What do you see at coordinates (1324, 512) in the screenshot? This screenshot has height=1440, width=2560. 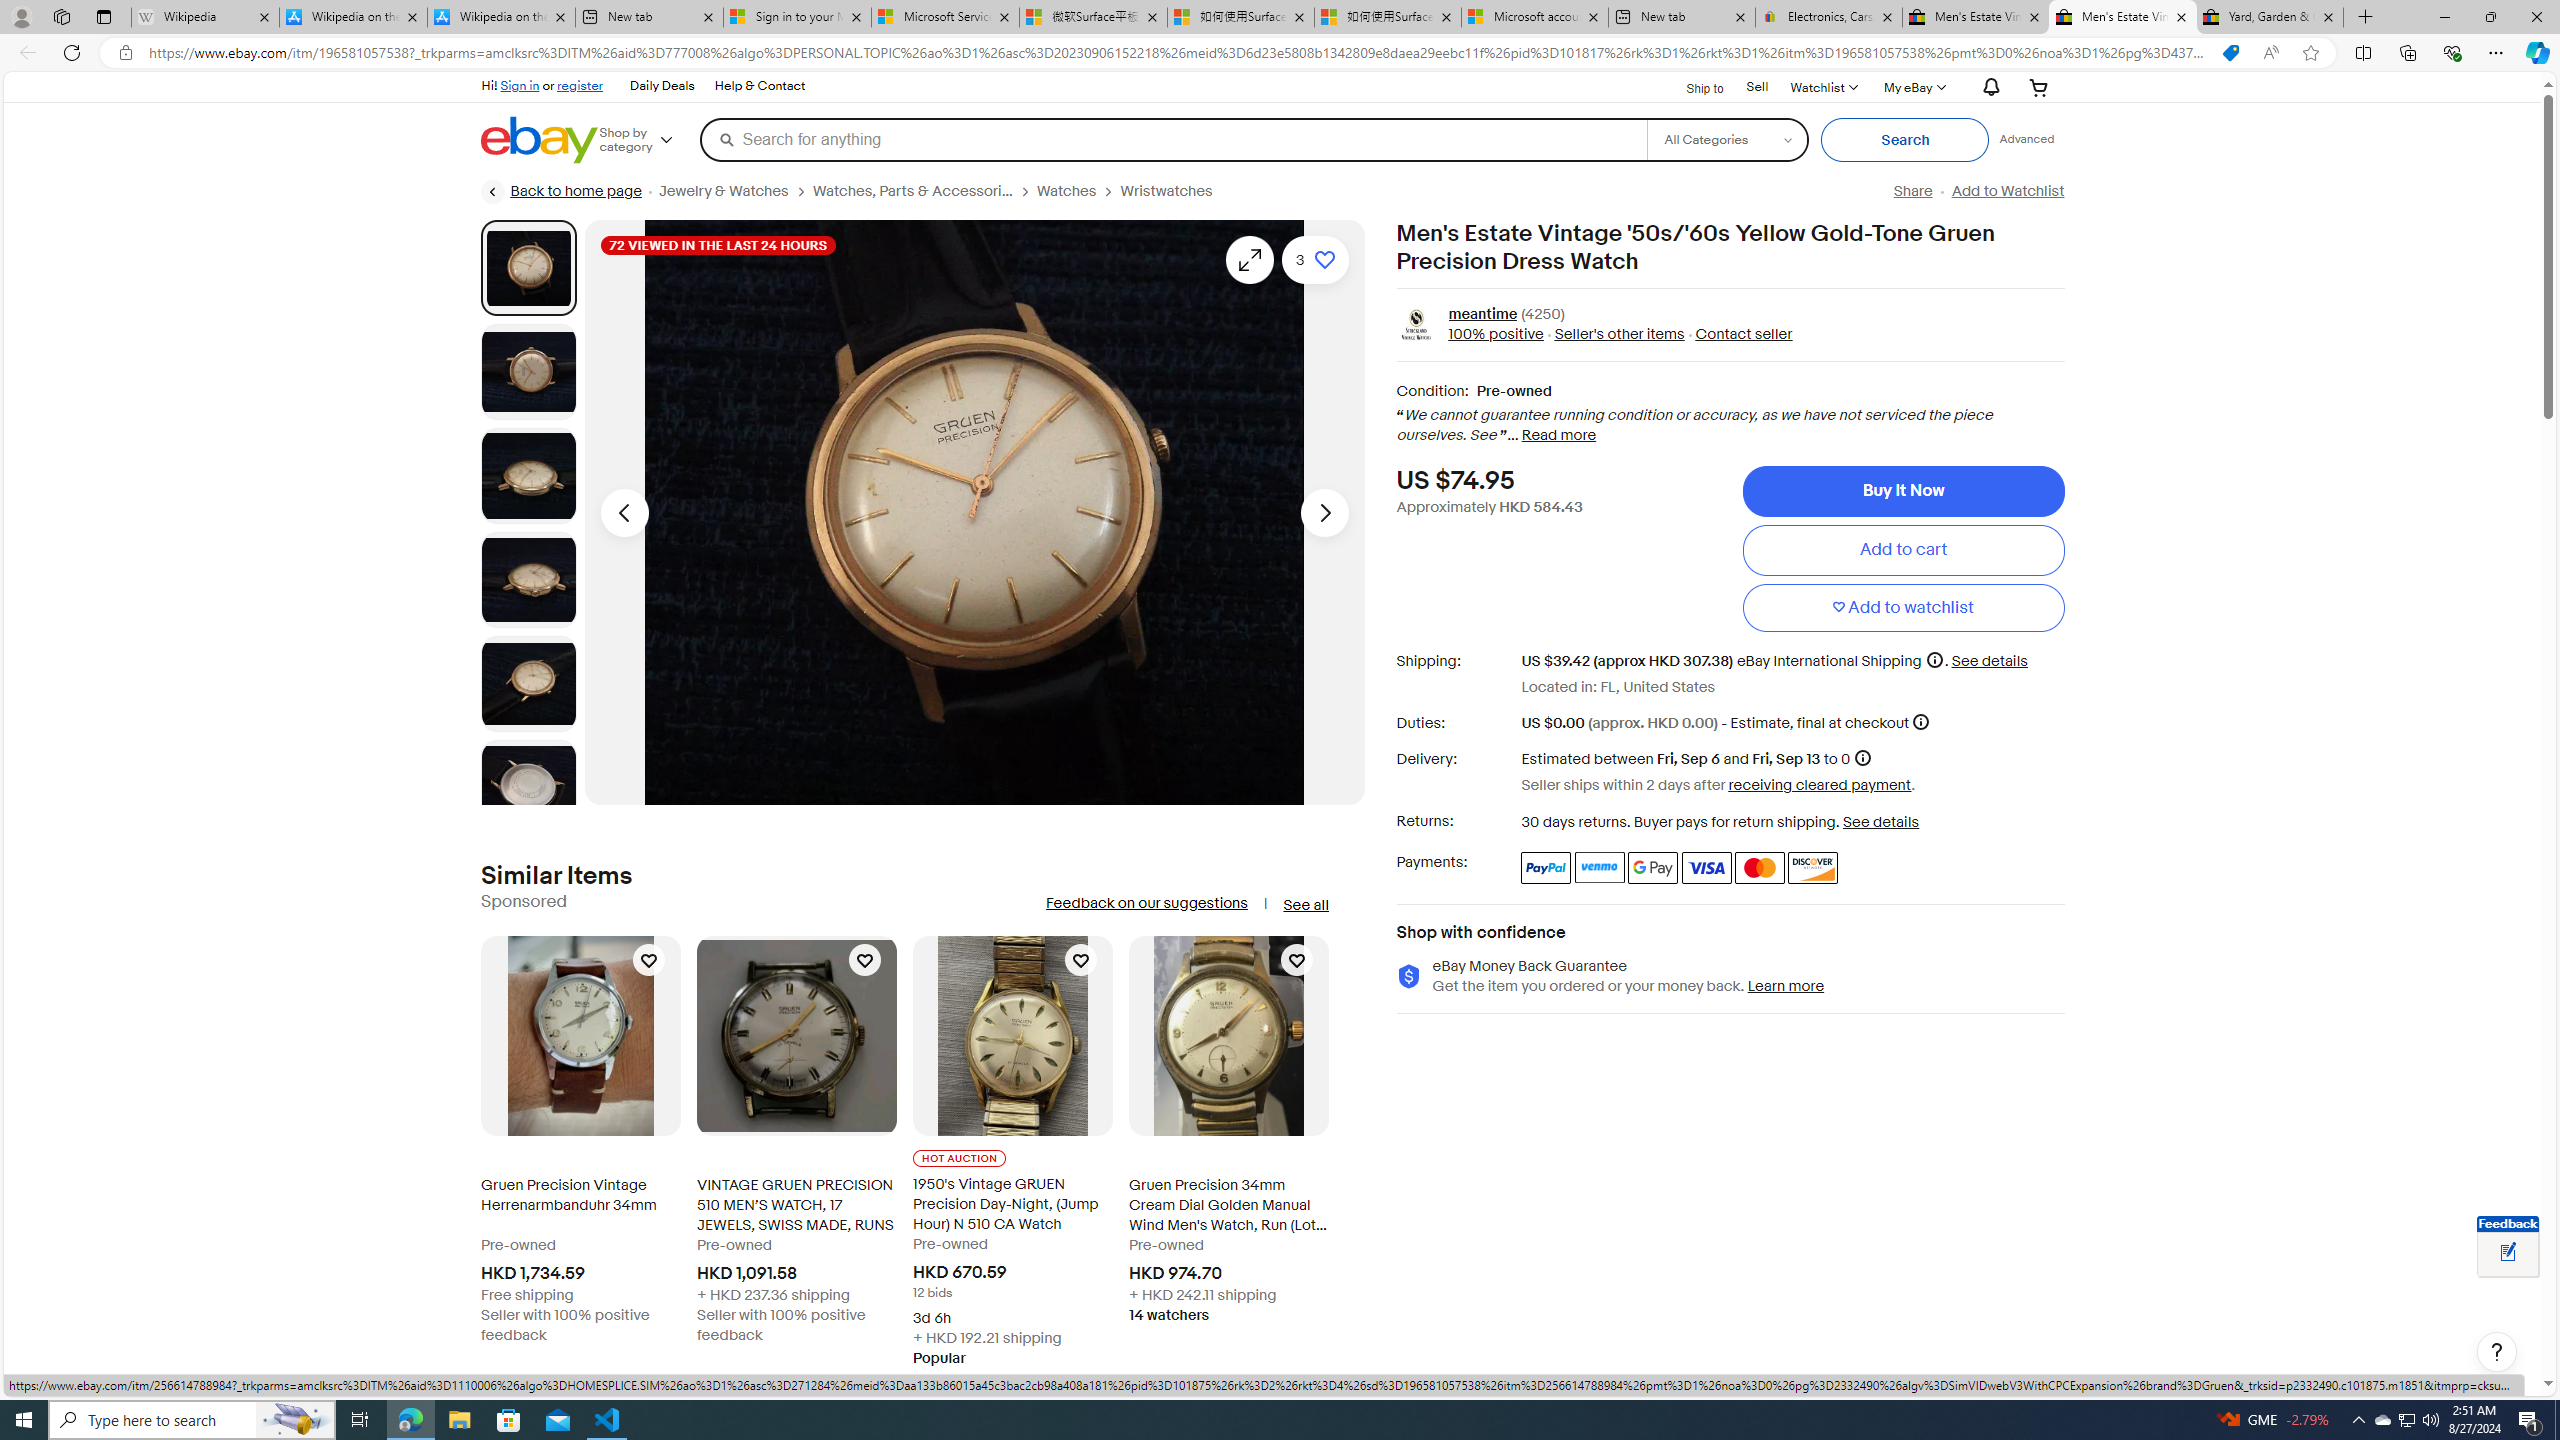 I see `'Next image - Item images thumbnails'` at bounding box center [1324, 512].